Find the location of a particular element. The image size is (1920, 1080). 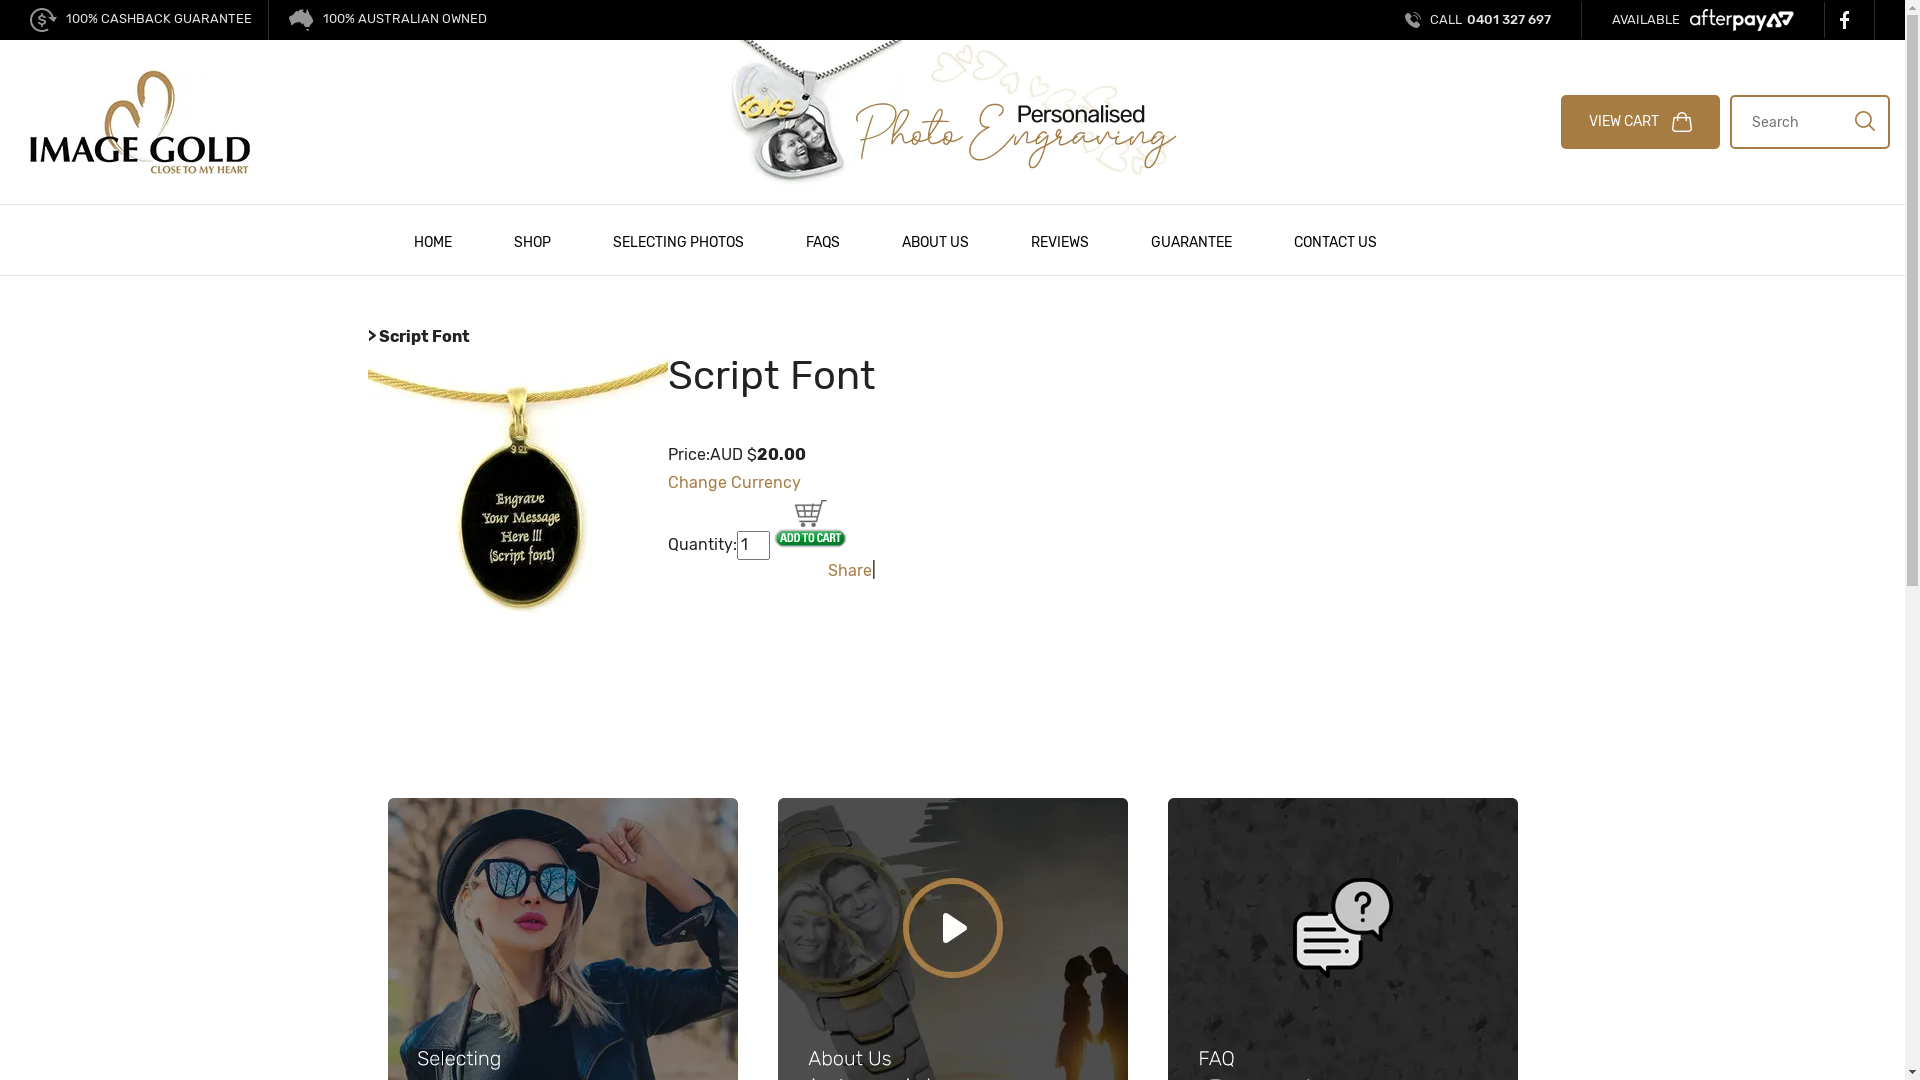

'Change Currency' is located at coordinates (733, 482).